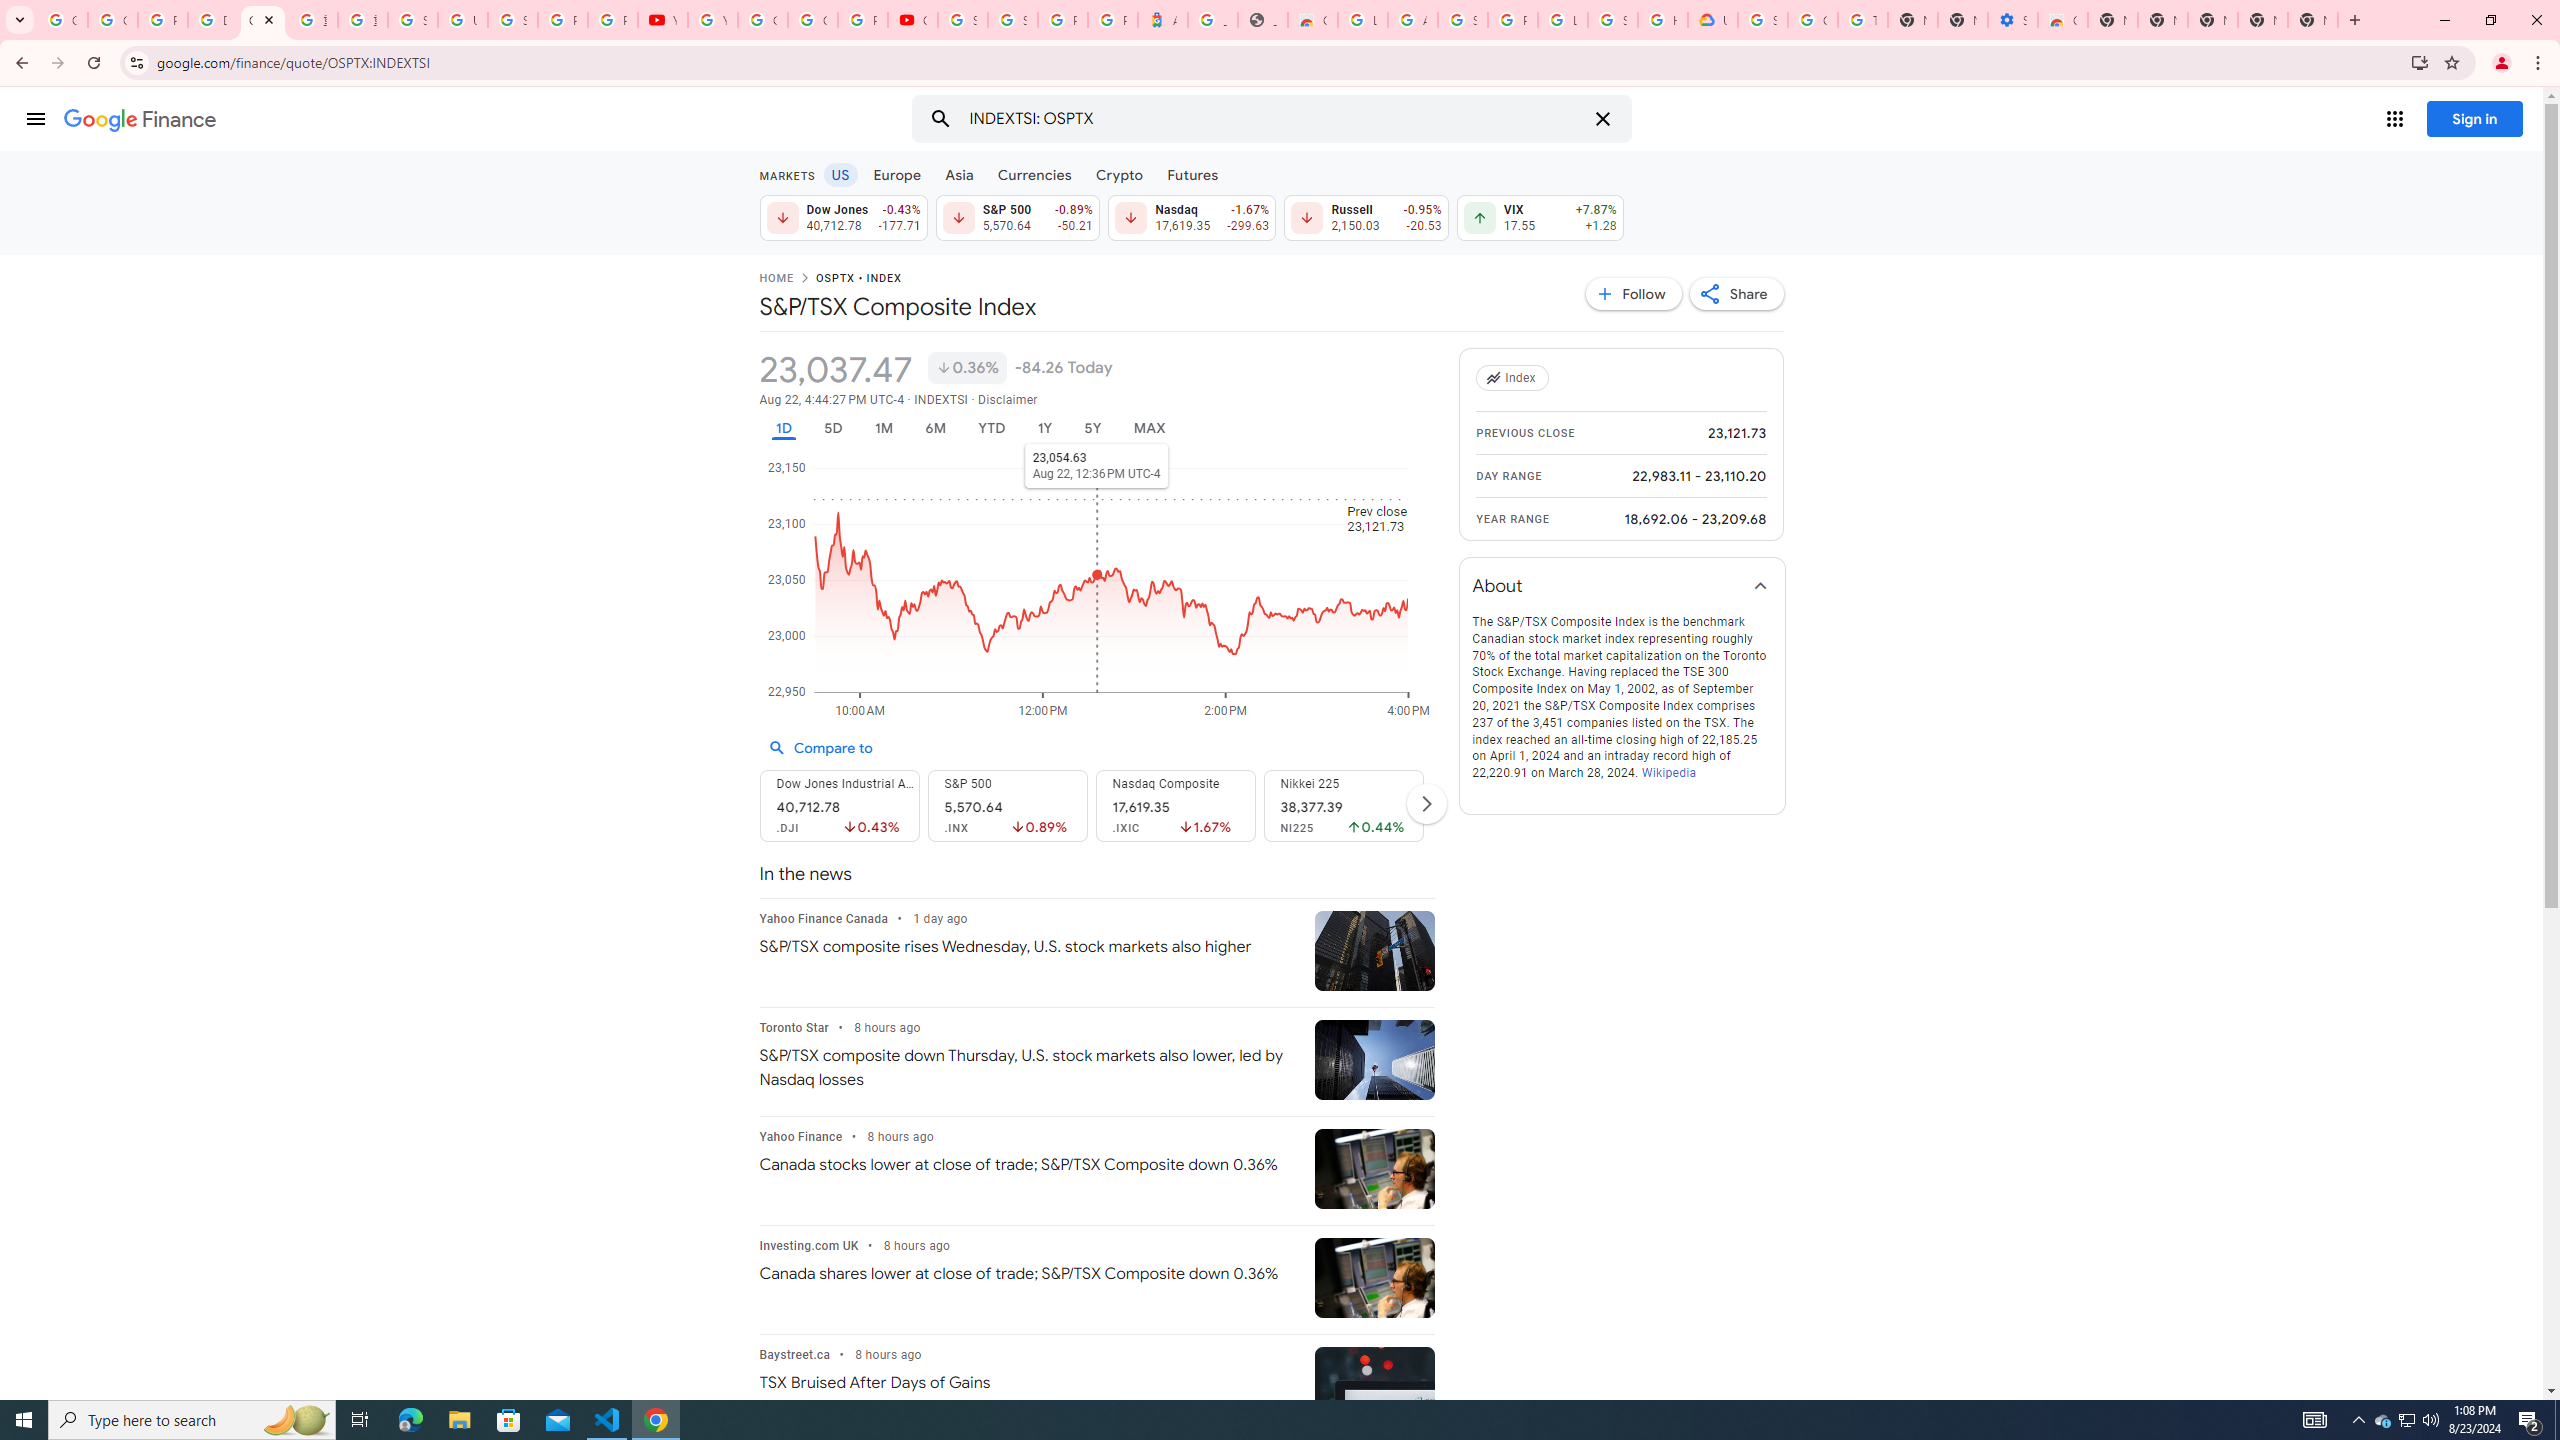  Describe the element at coordinates (1634, 292) in the screenshot. I see `'Follow'` at that location.